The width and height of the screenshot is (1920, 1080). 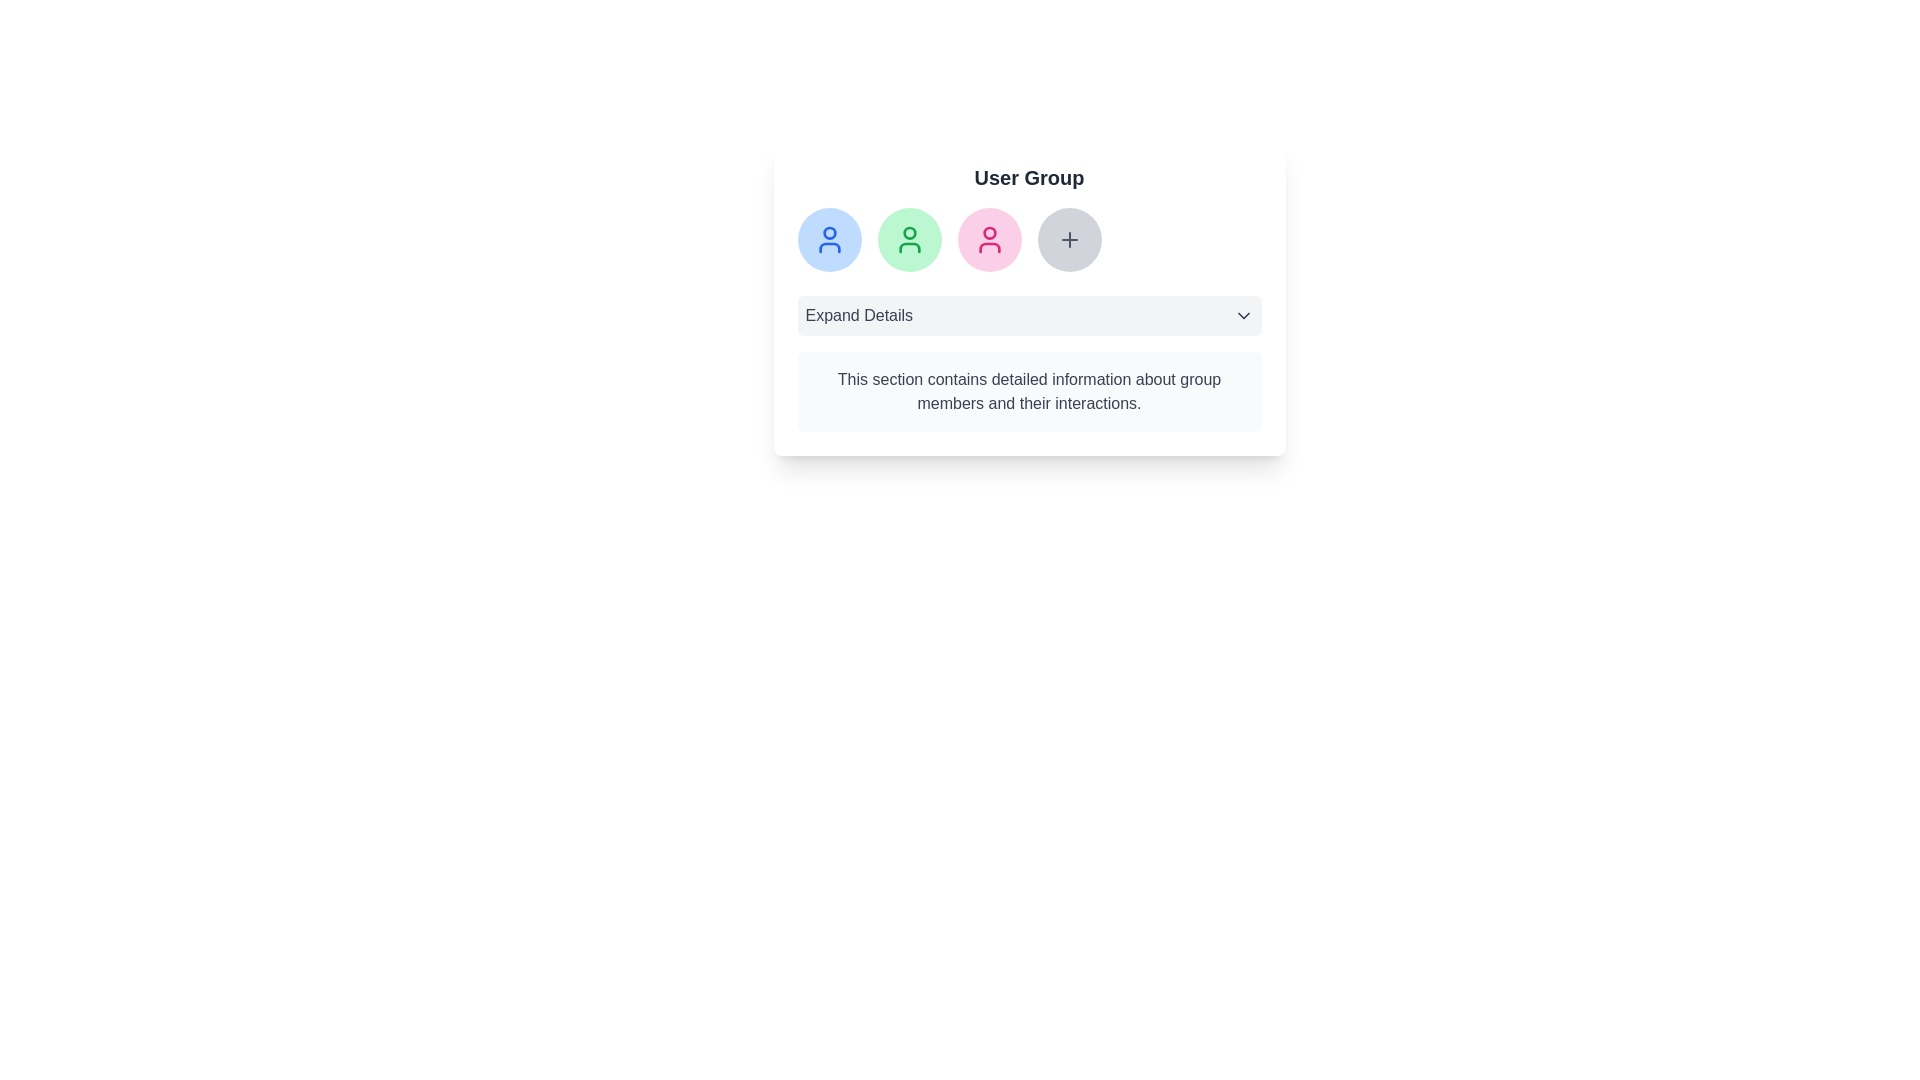 What do you see at coordinates (989, 238) in the screenshot?
I see `the user avatar component, which is the third circular icon in a horizontal row` at bounding box center [989, 238].